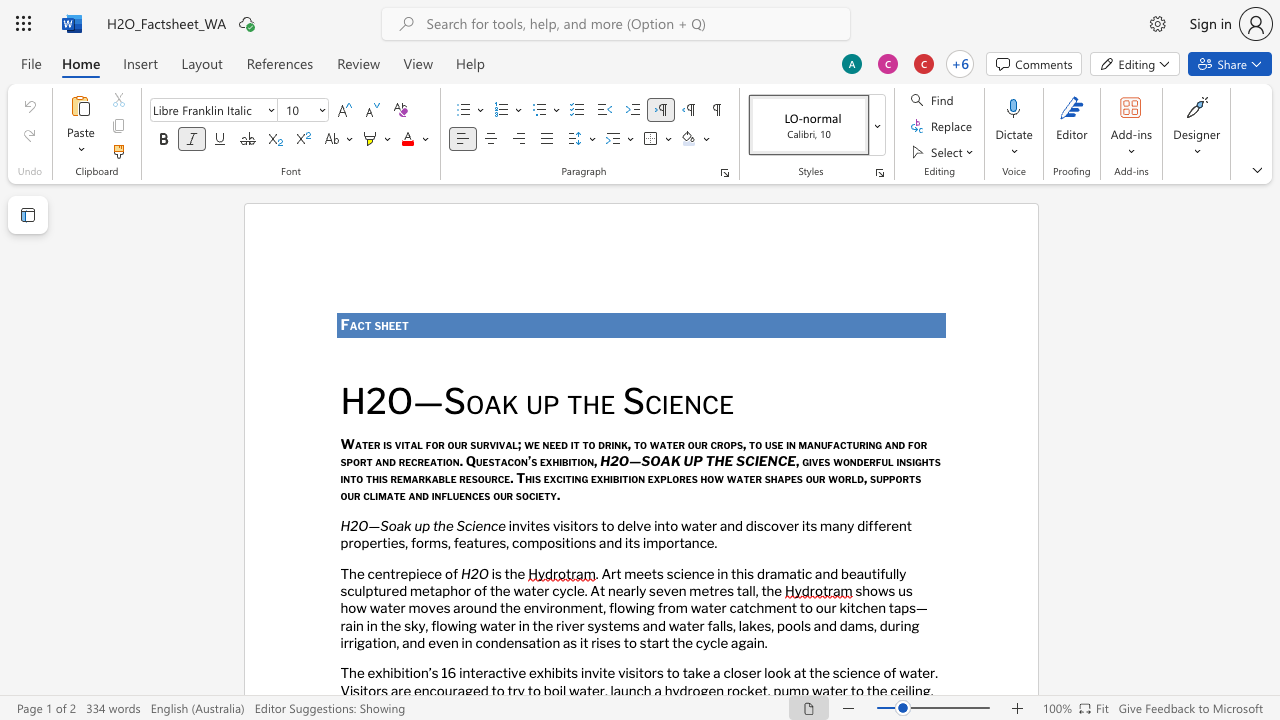  I want to click on the space between the continuous character "w" and "i" in the text, so click(632, 607).